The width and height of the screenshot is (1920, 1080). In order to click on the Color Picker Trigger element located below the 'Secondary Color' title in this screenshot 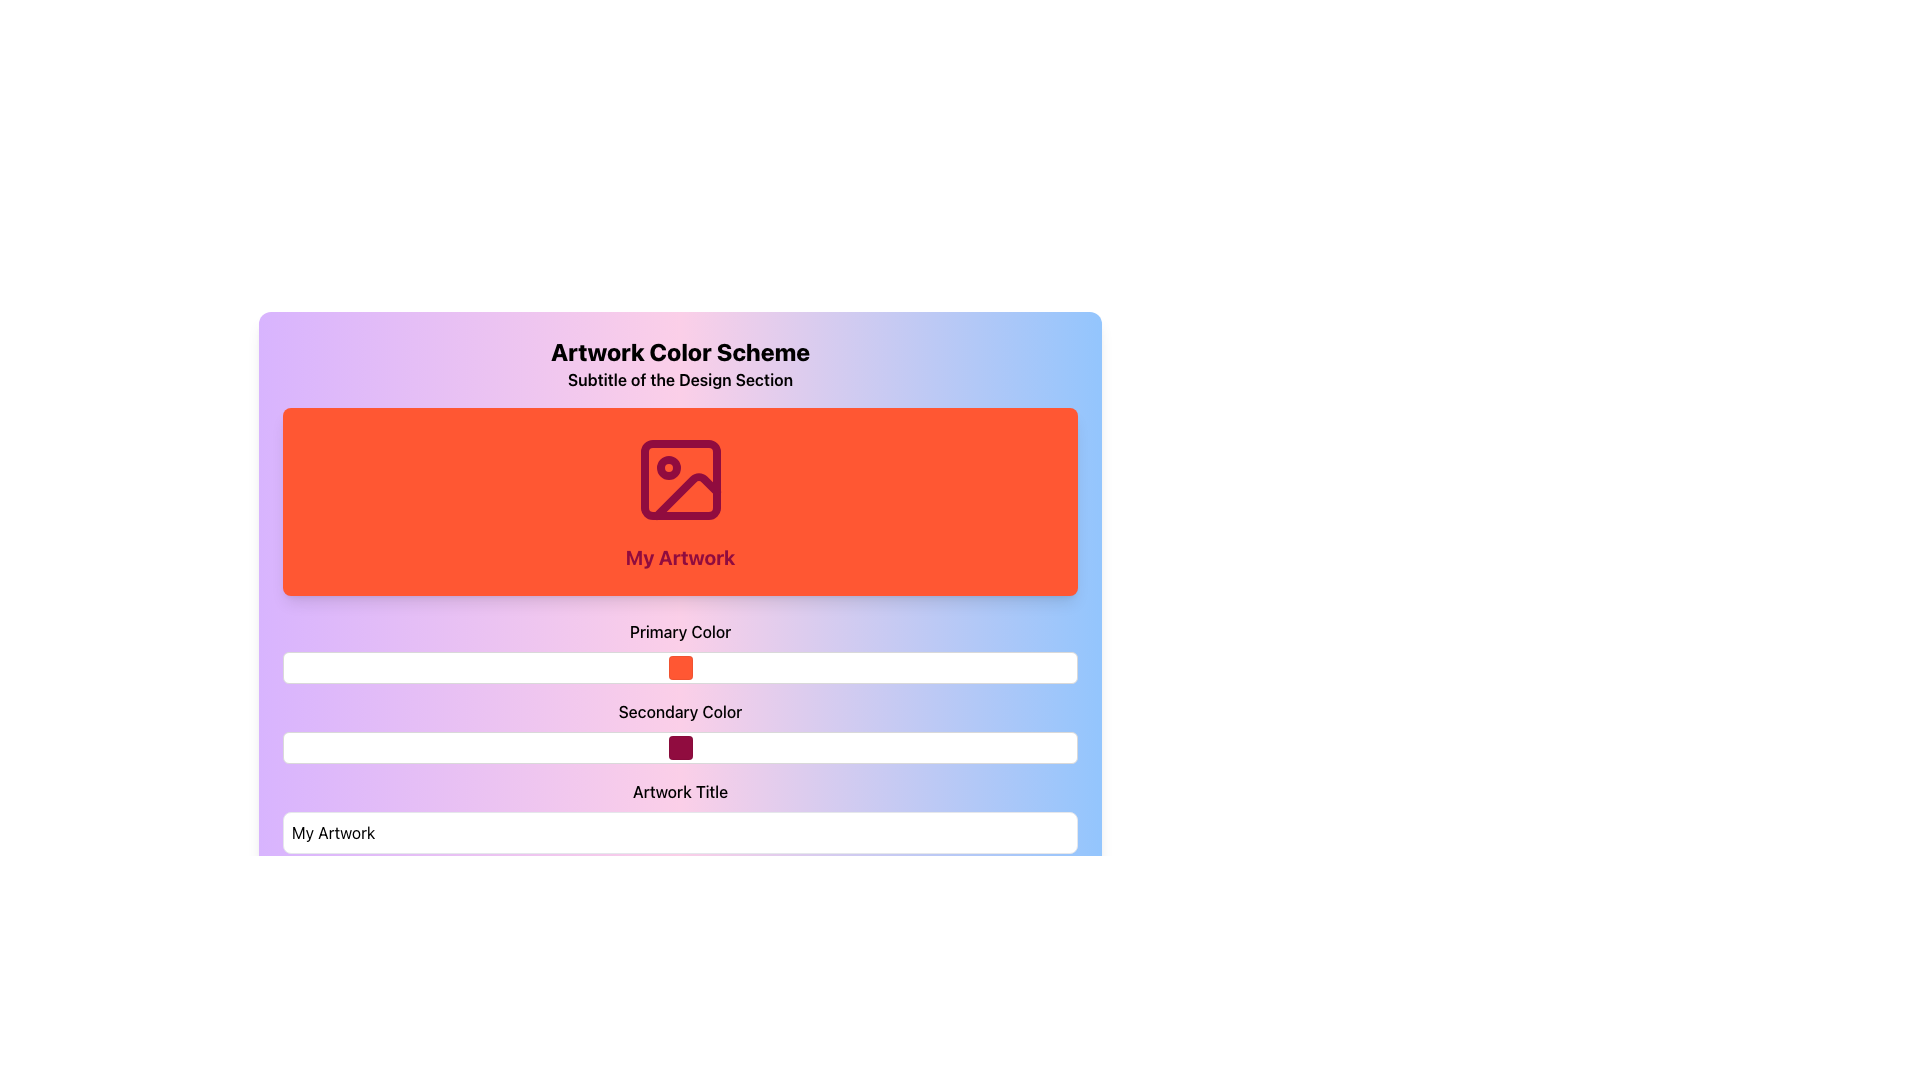, I will do `click(680, 748)`.